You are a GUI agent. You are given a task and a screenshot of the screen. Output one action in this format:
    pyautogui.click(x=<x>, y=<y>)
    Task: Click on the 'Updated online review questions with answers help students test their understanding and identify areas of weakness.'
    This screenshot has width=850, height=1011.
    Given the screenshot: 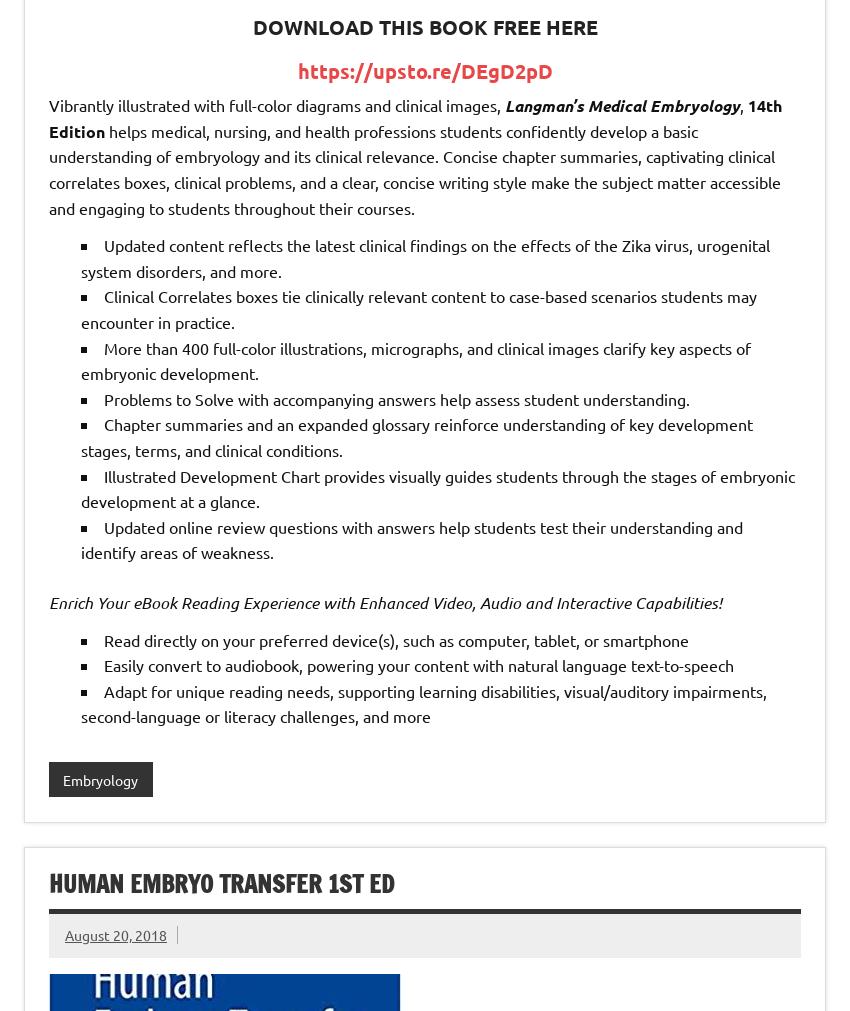 What is the action you would take?
    pyautogui.click(x=411, y=538)
    